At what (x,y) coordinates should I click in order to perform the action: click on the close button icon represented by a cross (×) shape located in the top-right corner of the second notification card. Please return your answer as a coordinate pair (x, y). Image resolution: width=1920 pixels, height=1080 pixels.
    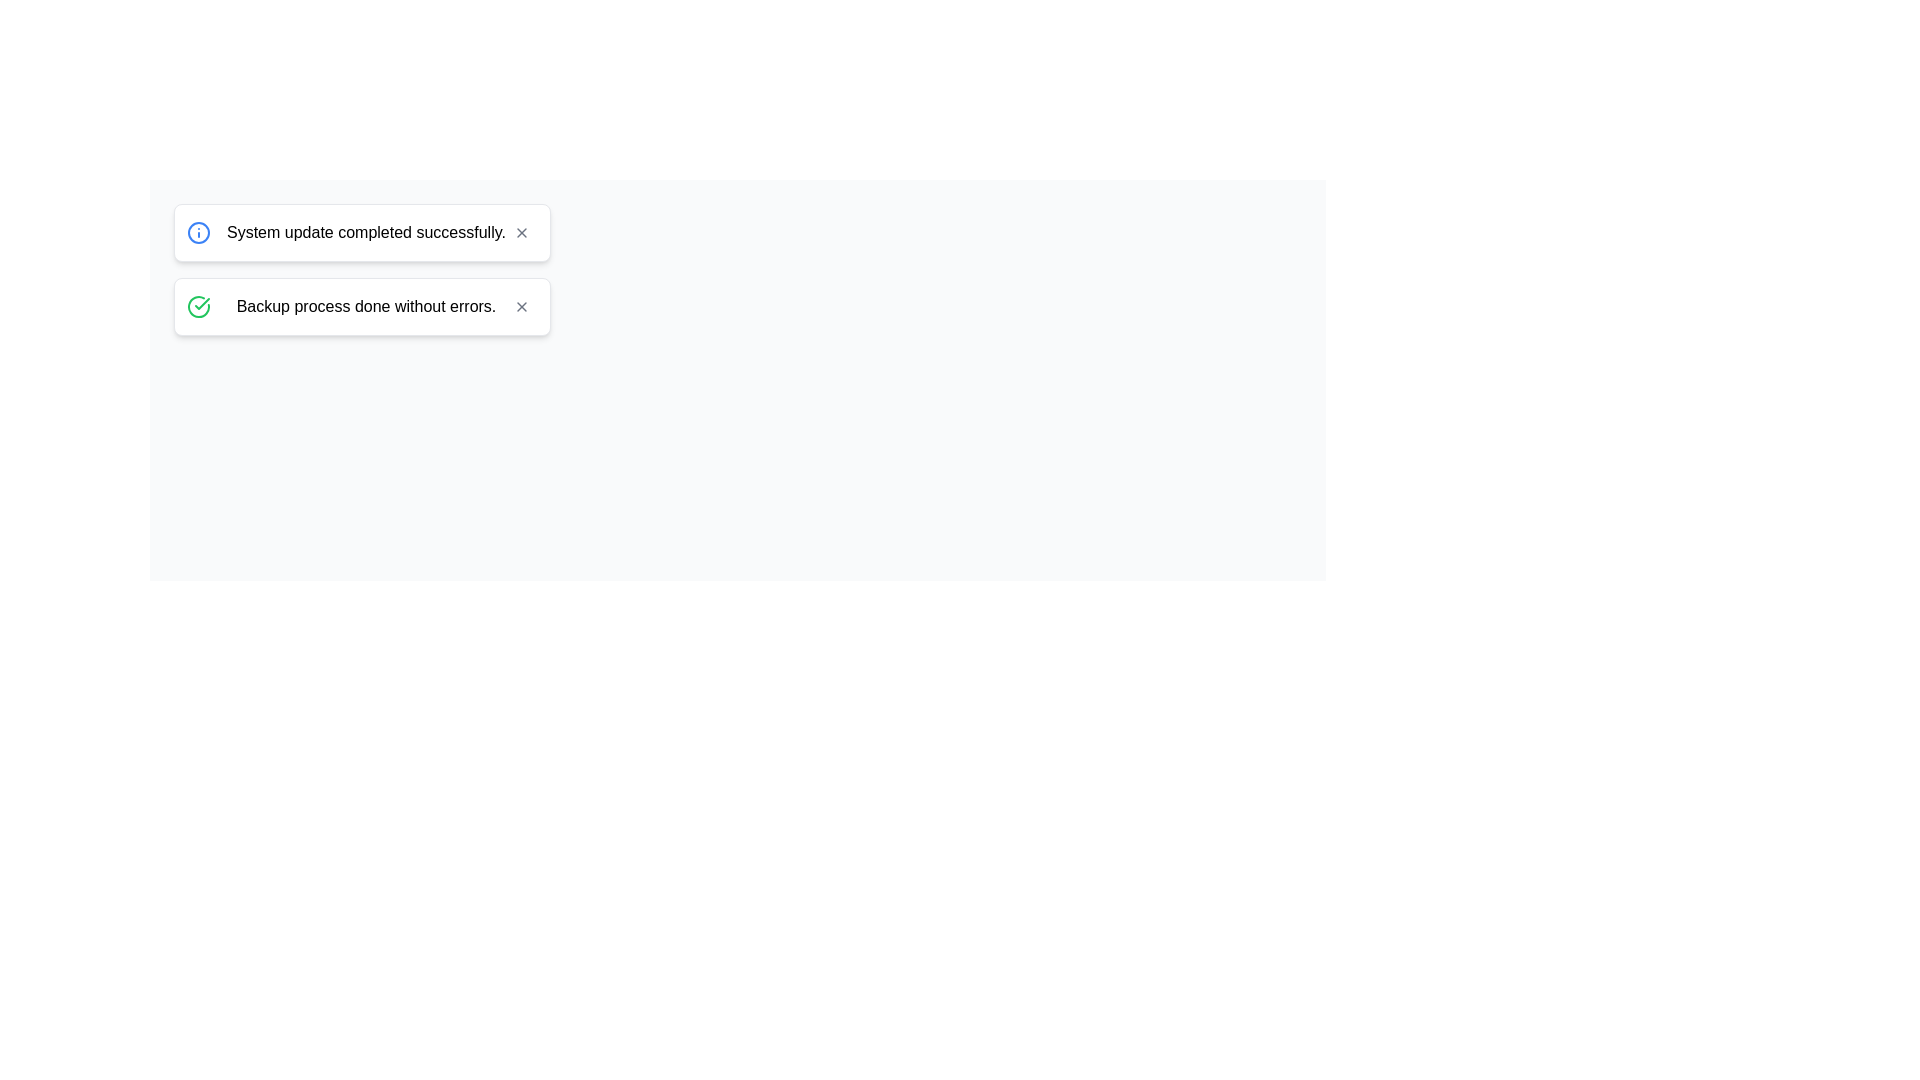
    Looking at the image, I should click on (521, 307).